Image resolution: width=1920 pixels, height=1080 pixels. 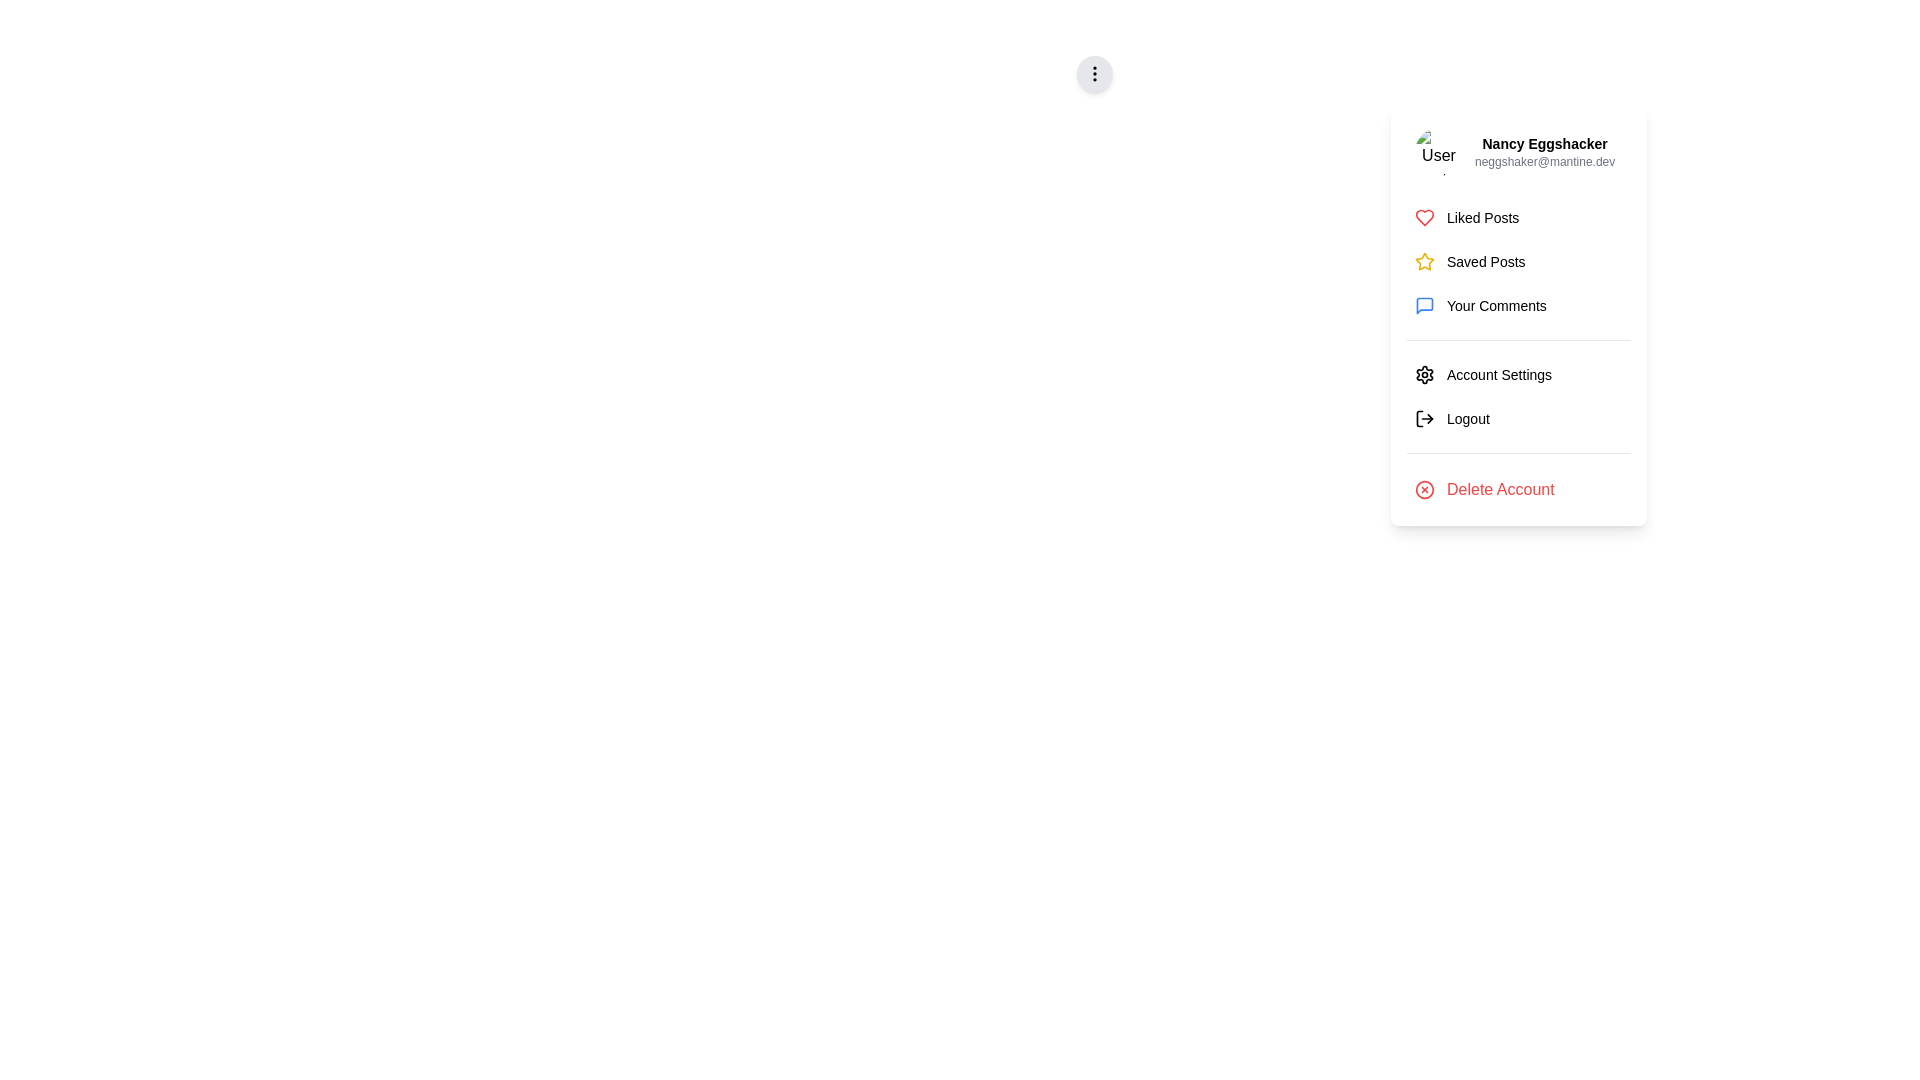 What do you see at coordinates (1424, 418) in the screenshot?
I see `the Logout icon located to the left of the 'Logout' text label in the vertical menu list` at bounding box center [1424, 418].